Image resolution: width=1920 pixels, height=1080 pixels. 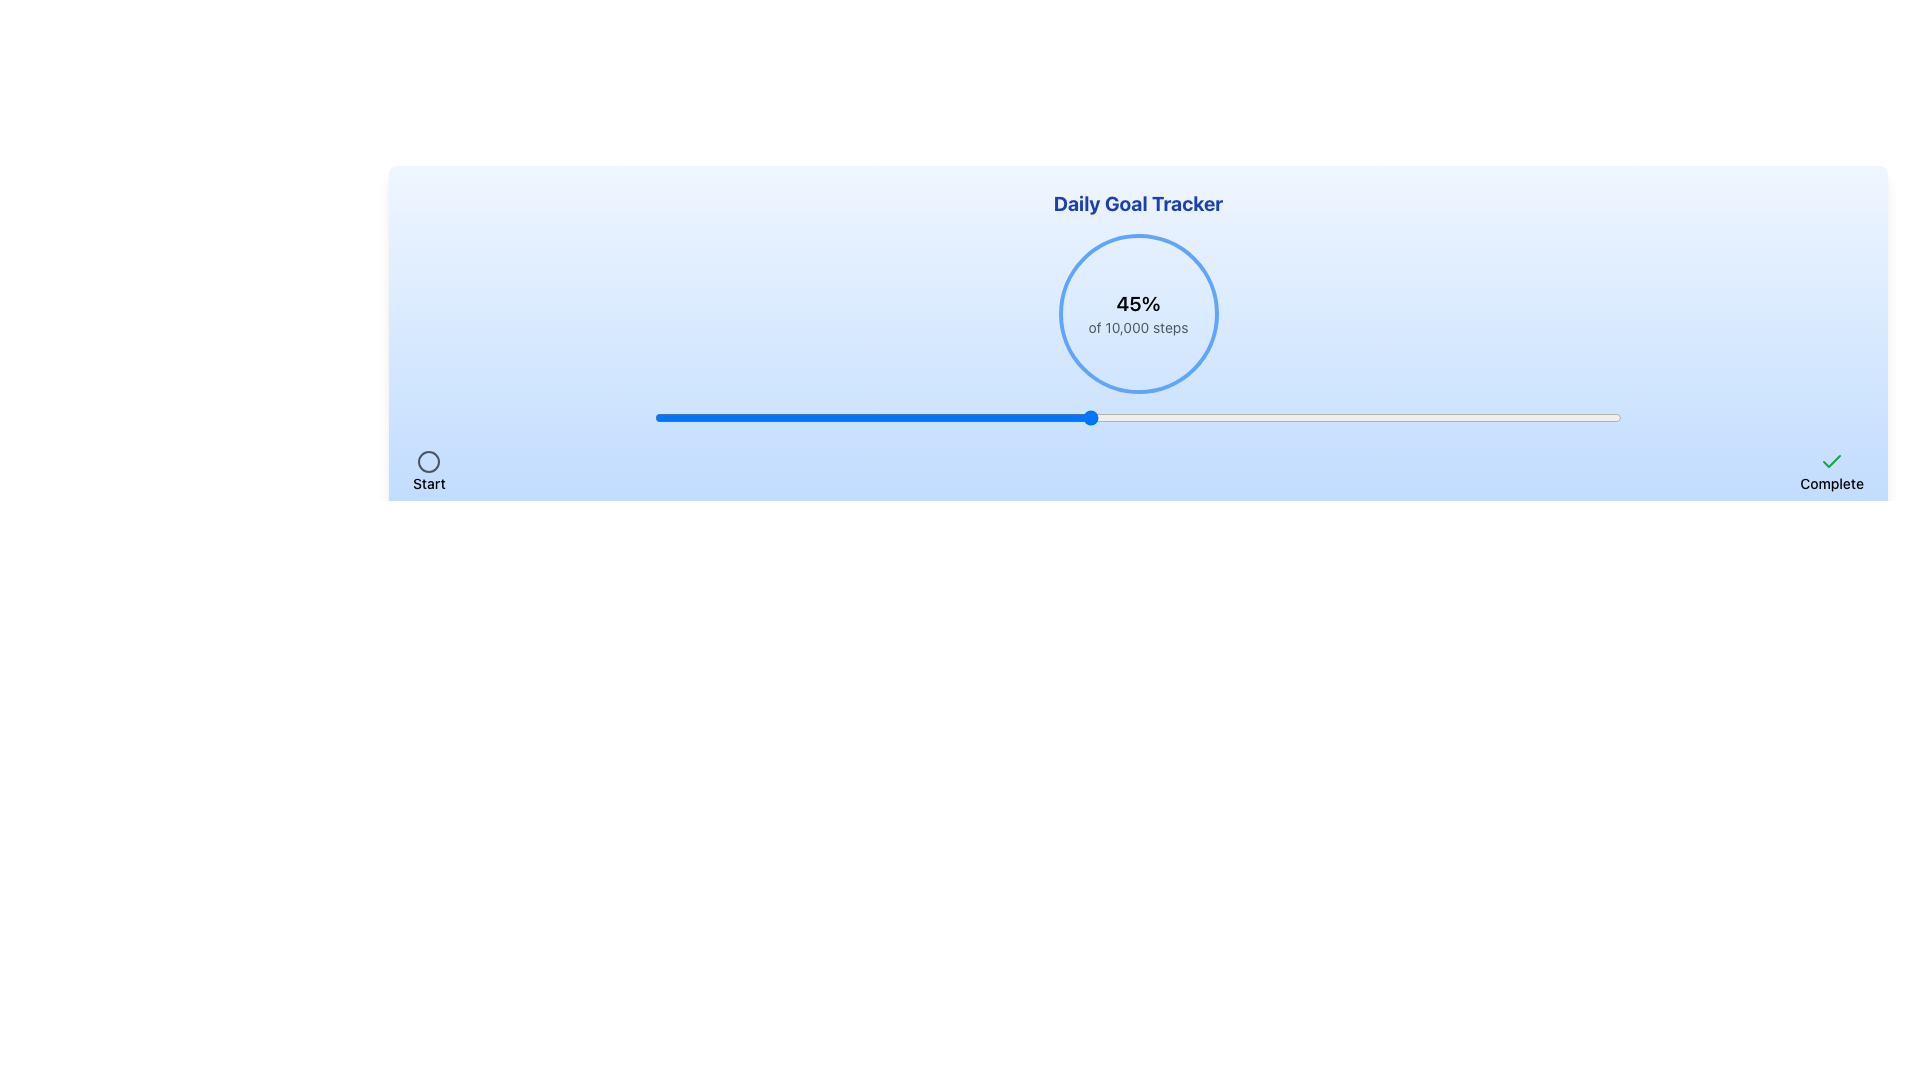 What do you see at coordinates (428, 462) in the screenshot?
I see `the circular SVG graphic element located near the label 'Start', which has a simplistic design and is centered within a 24x24 viewport` at bounding box center [428, 462].